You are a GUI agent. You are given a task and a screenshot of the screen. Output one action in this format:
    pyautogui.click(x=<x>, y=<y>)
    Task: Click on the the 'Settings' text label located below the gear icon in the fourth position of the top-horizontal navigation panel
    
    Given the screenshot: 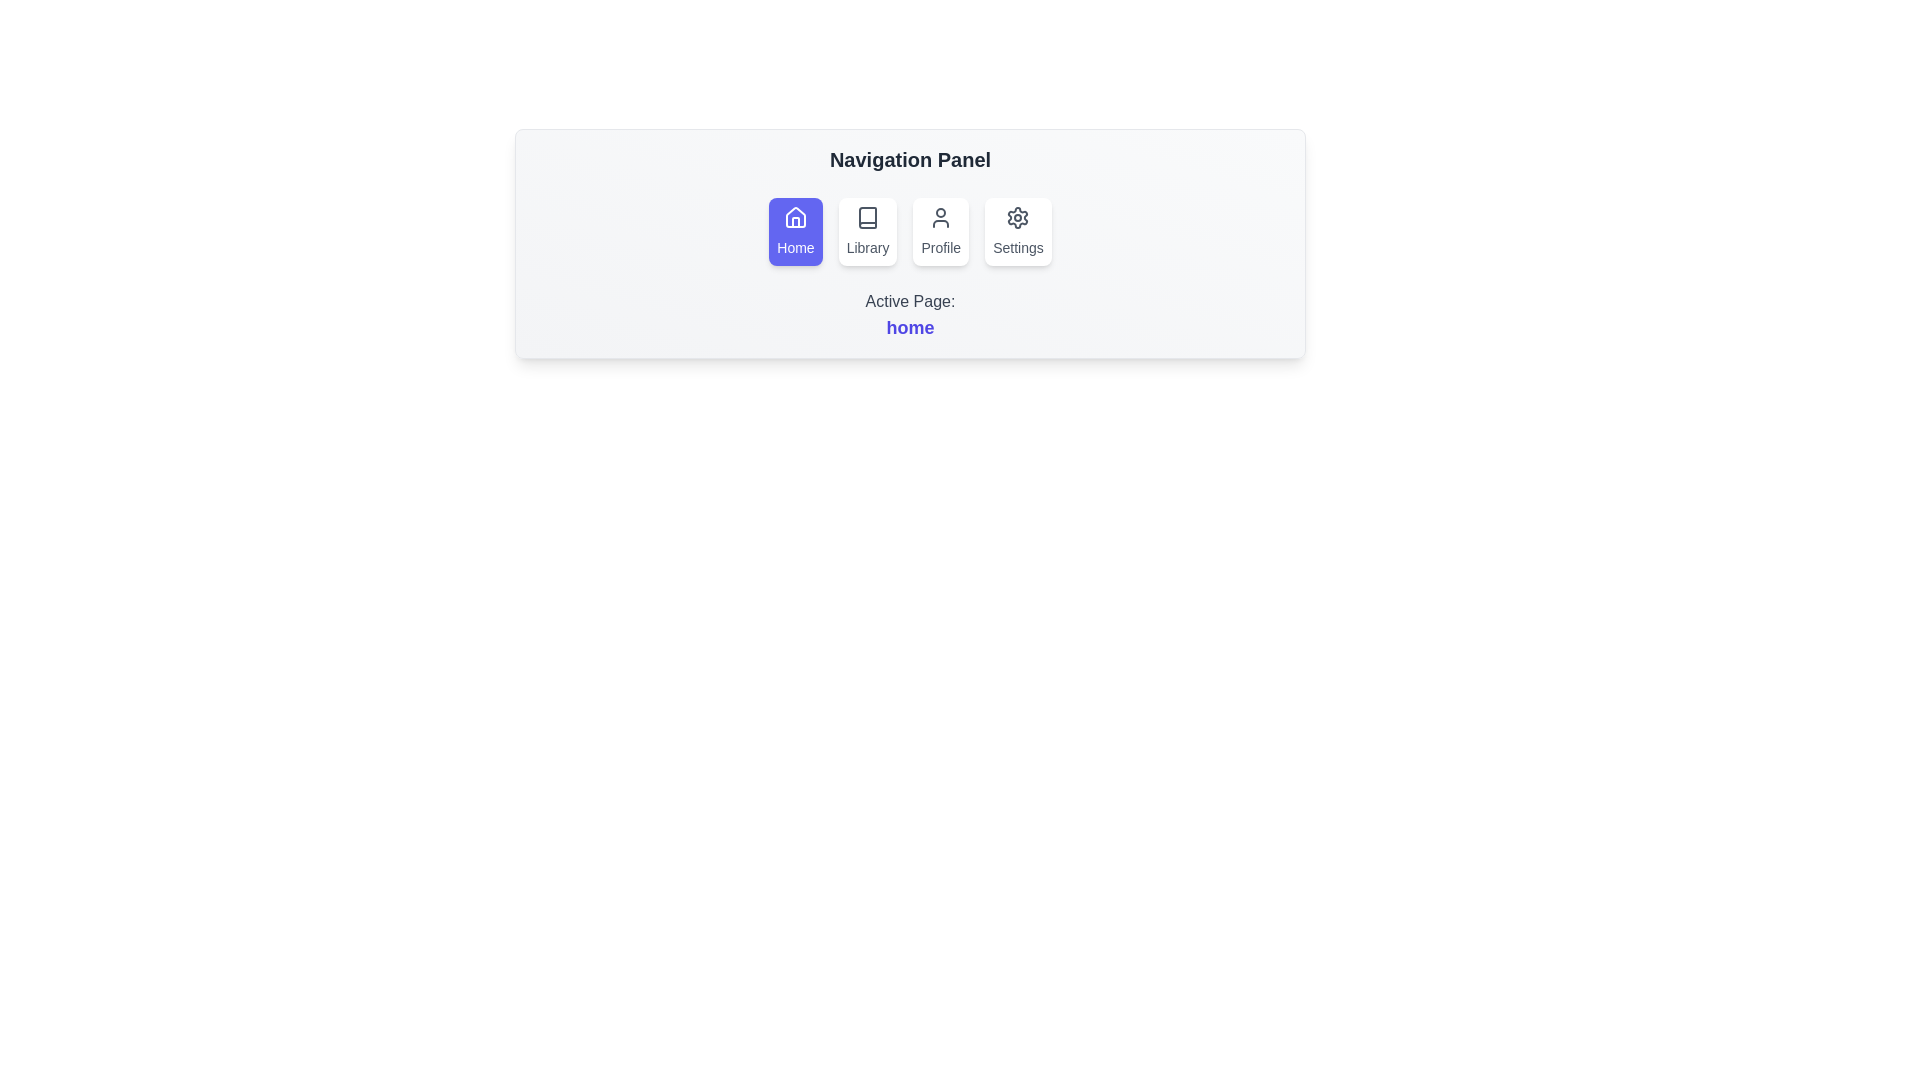 What is the action you would take?
    pyautogui.click(x=1018, y=246)
    